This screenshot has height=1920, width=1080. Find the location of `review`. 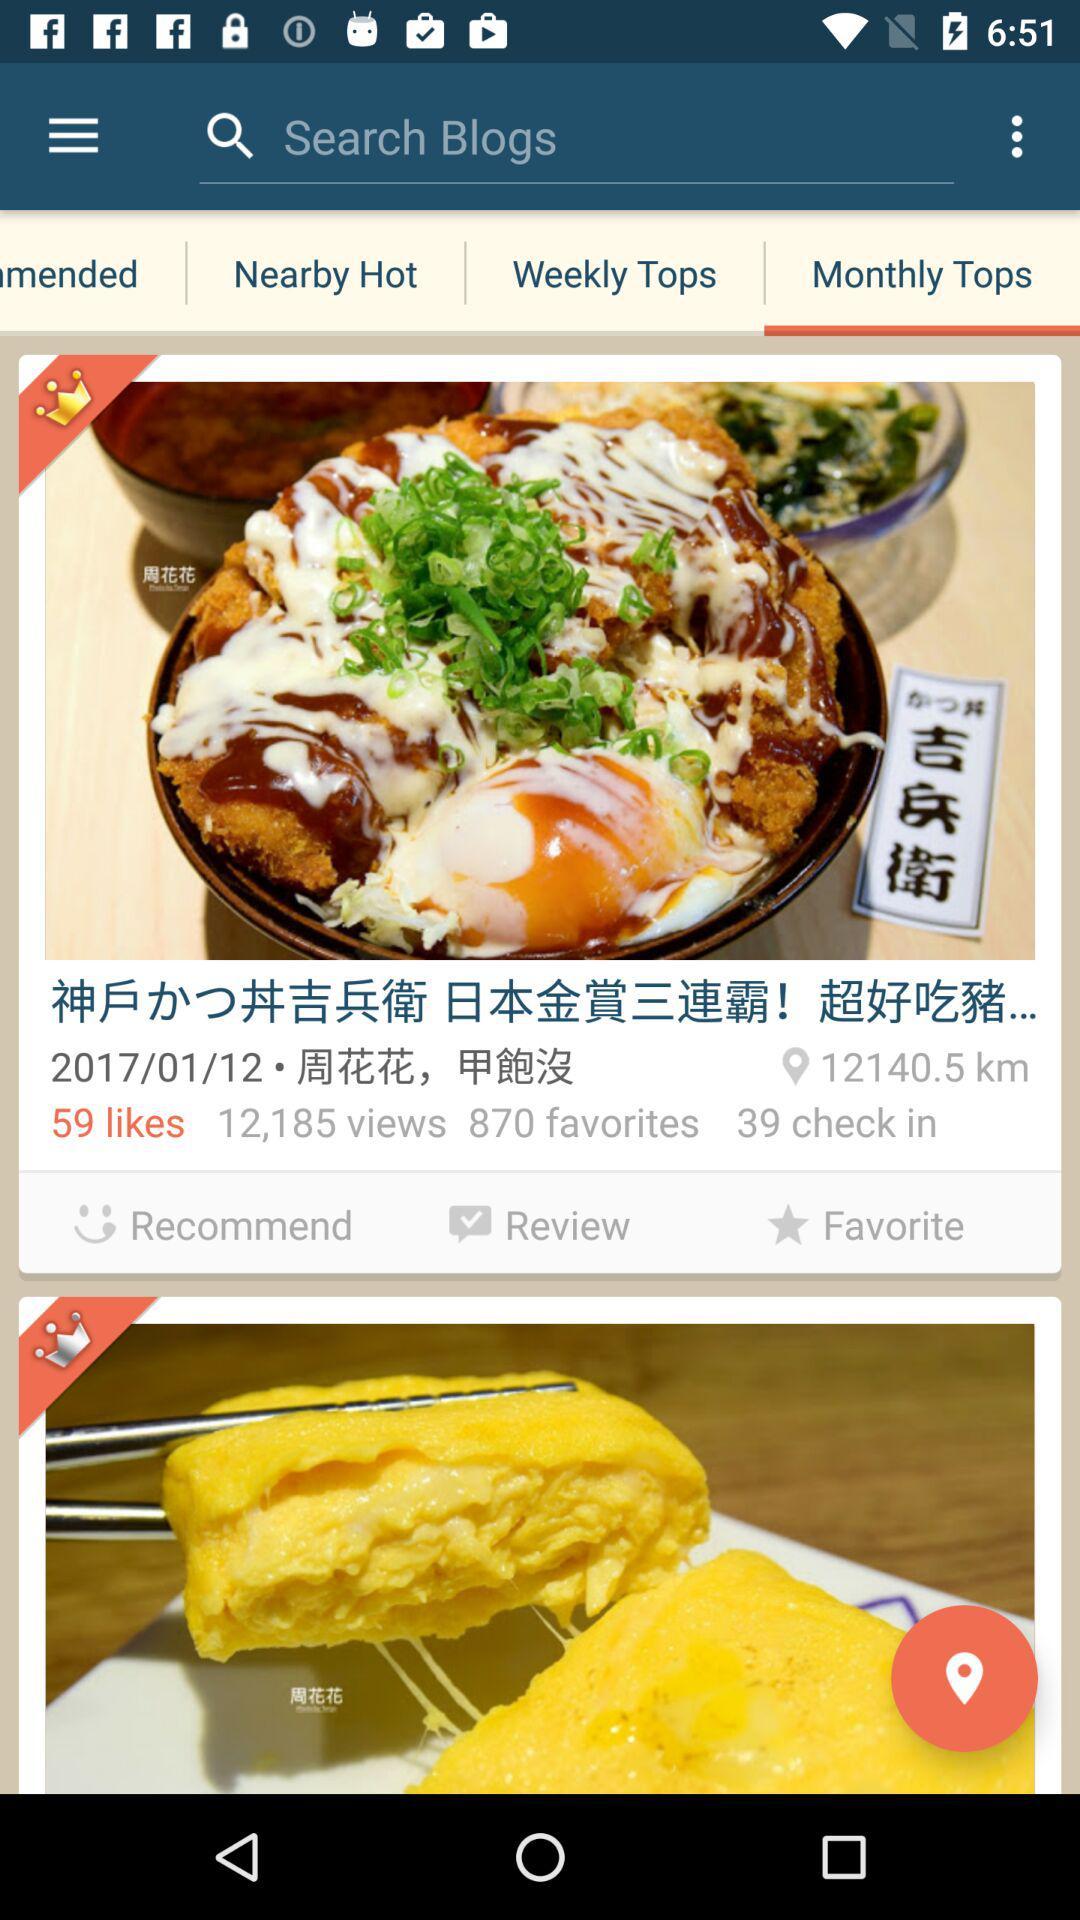

review is located at coordinates (540, 1218).